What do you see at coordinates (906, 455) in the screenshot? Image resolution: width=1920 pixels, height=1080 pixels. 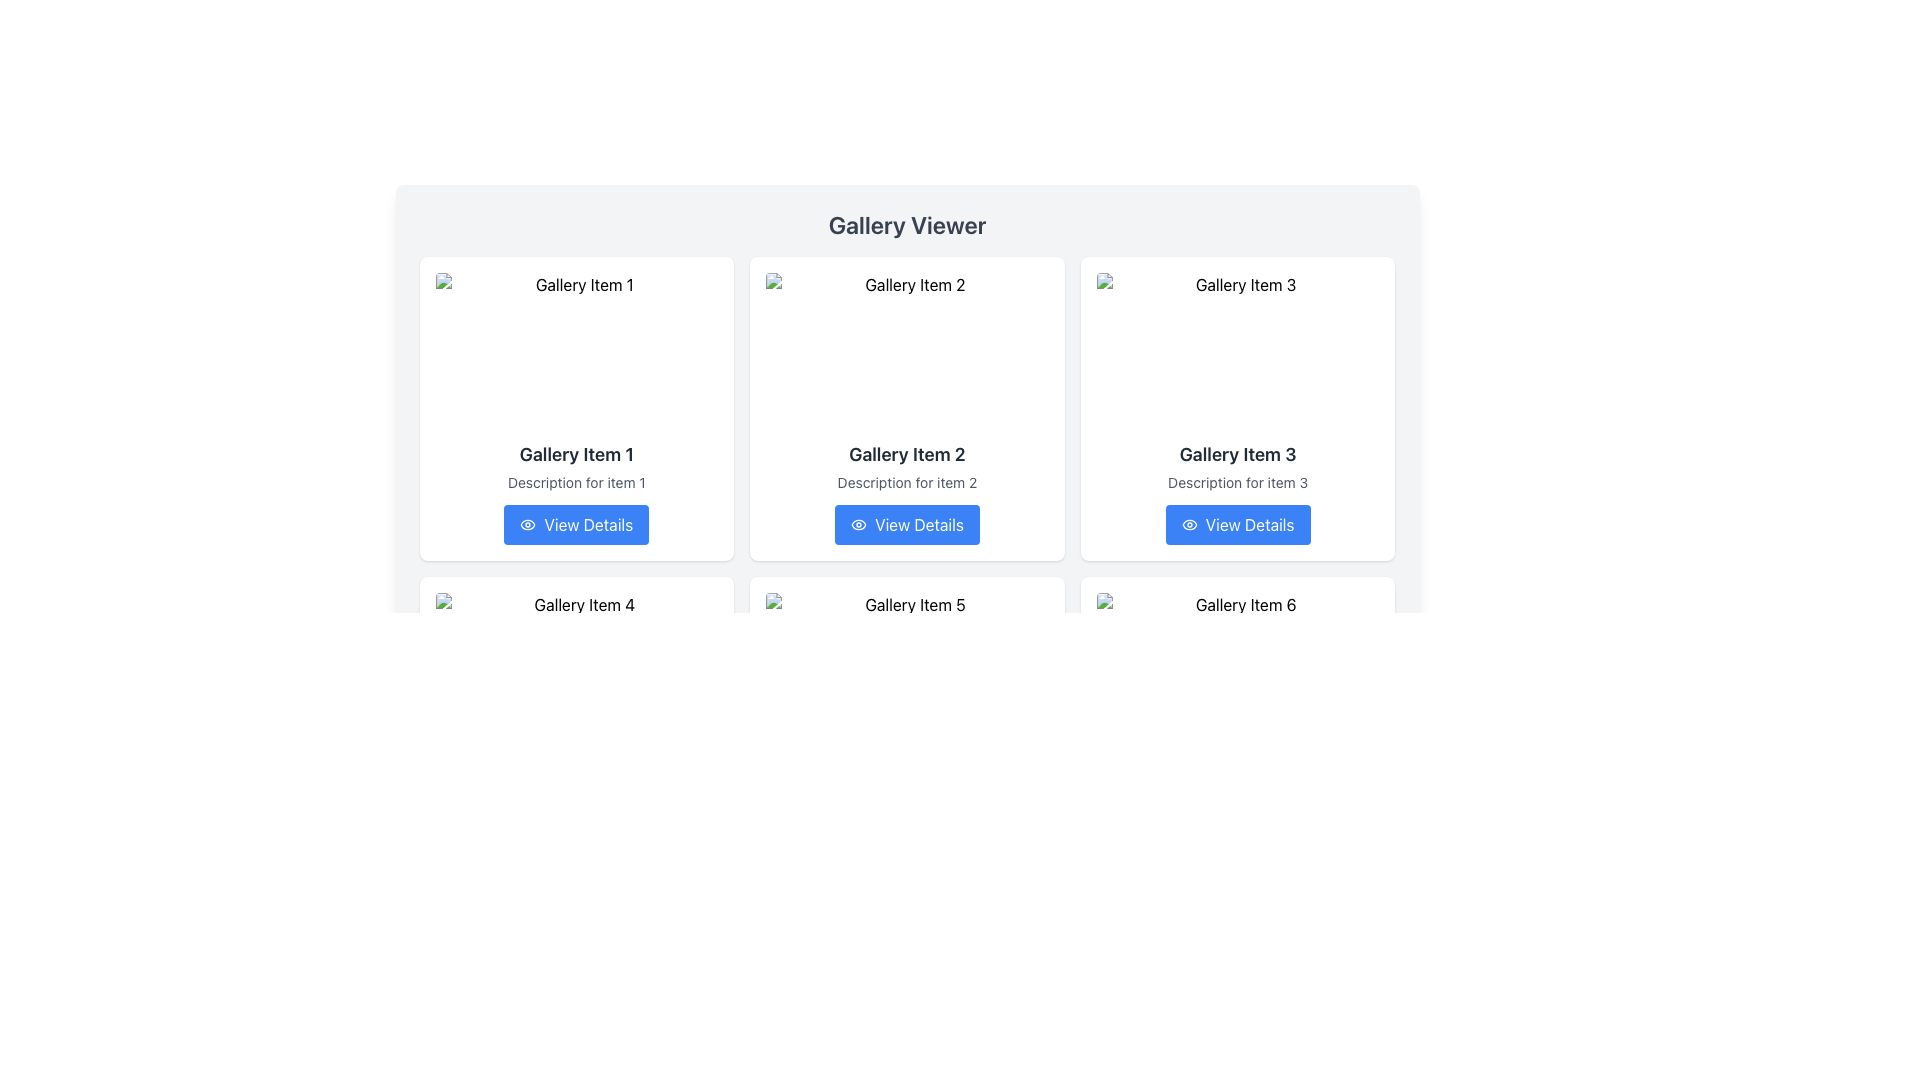 I see `the Text Label that serves as the title of the gallery item located in the second card of the first row, positioned above the 'Description for item 2' text and below the image of item 2` at bounding box center [906, 455].